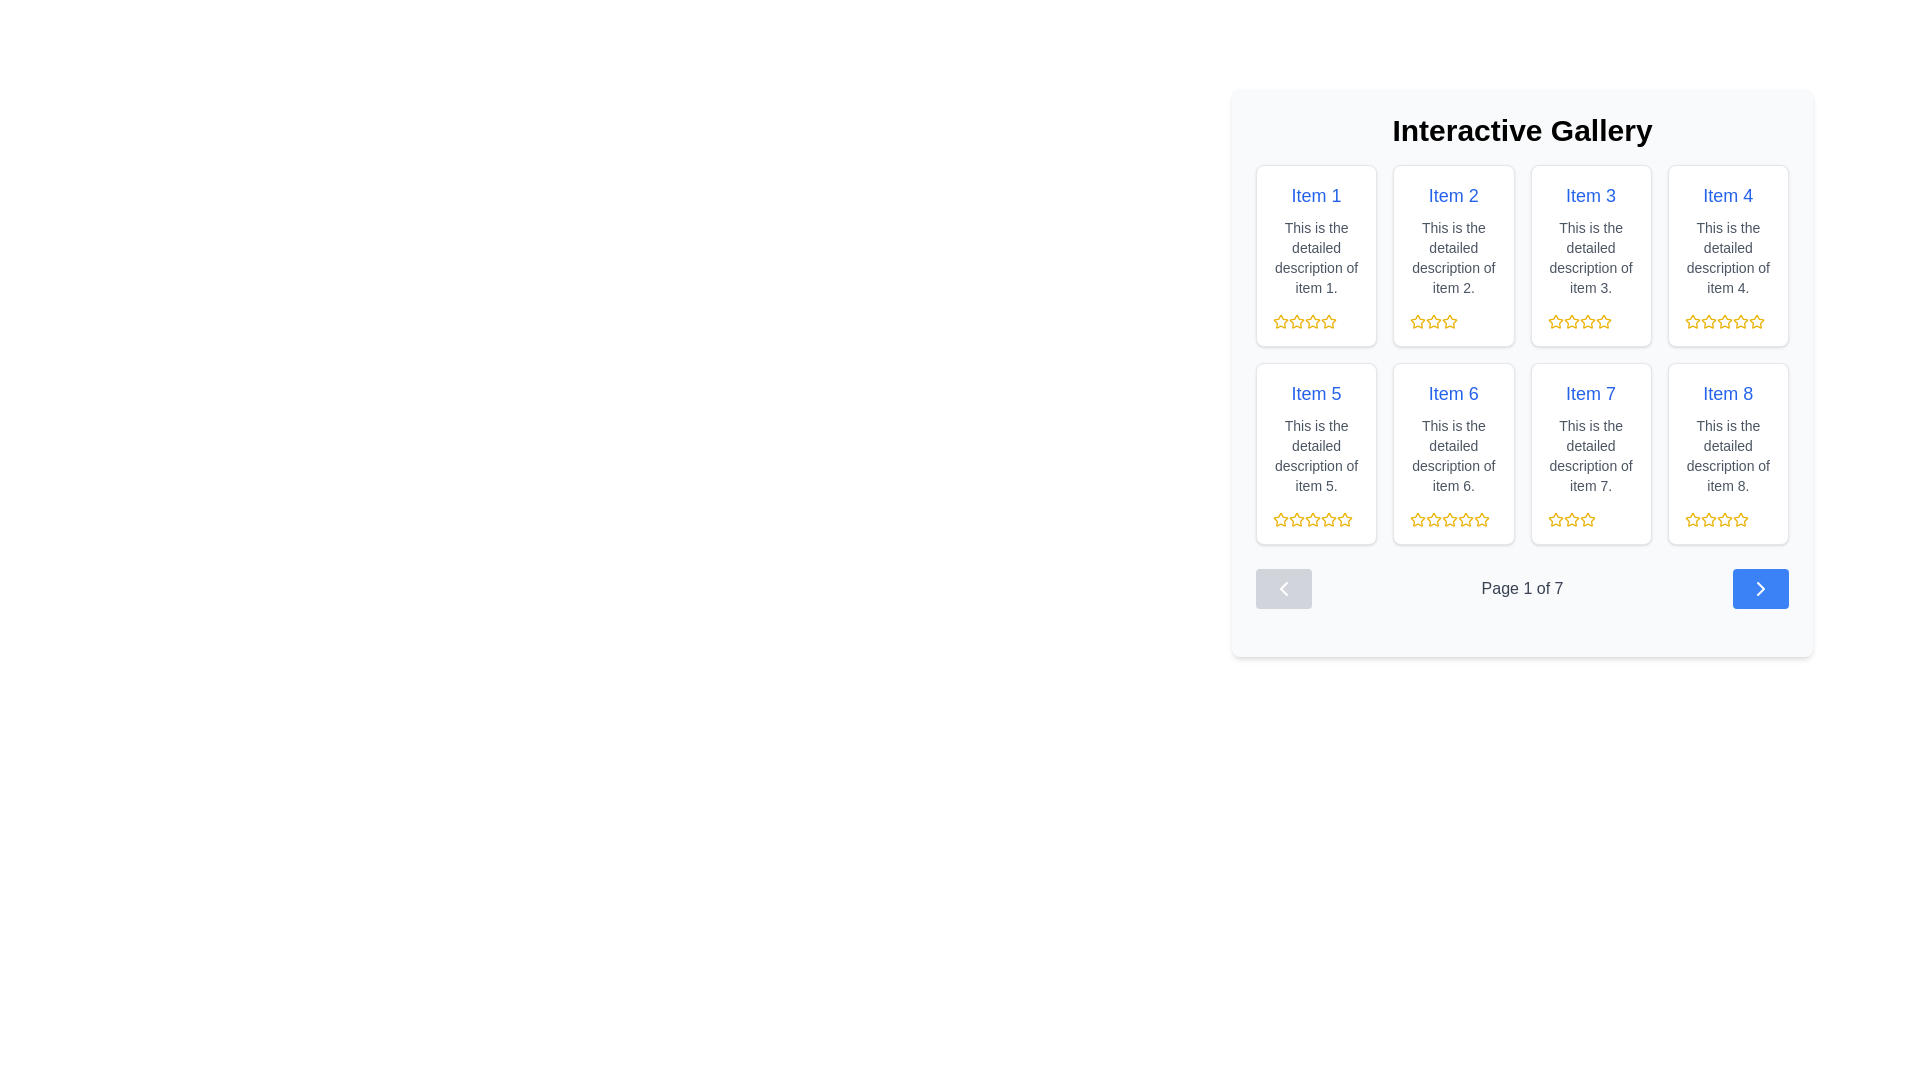  What do you see at coordinates (1603, 320) in the screenshot?
I see `the hollow yellow star icon used for ratings in the first row and third column of the grid layout` at bounding box center [1603, 320].